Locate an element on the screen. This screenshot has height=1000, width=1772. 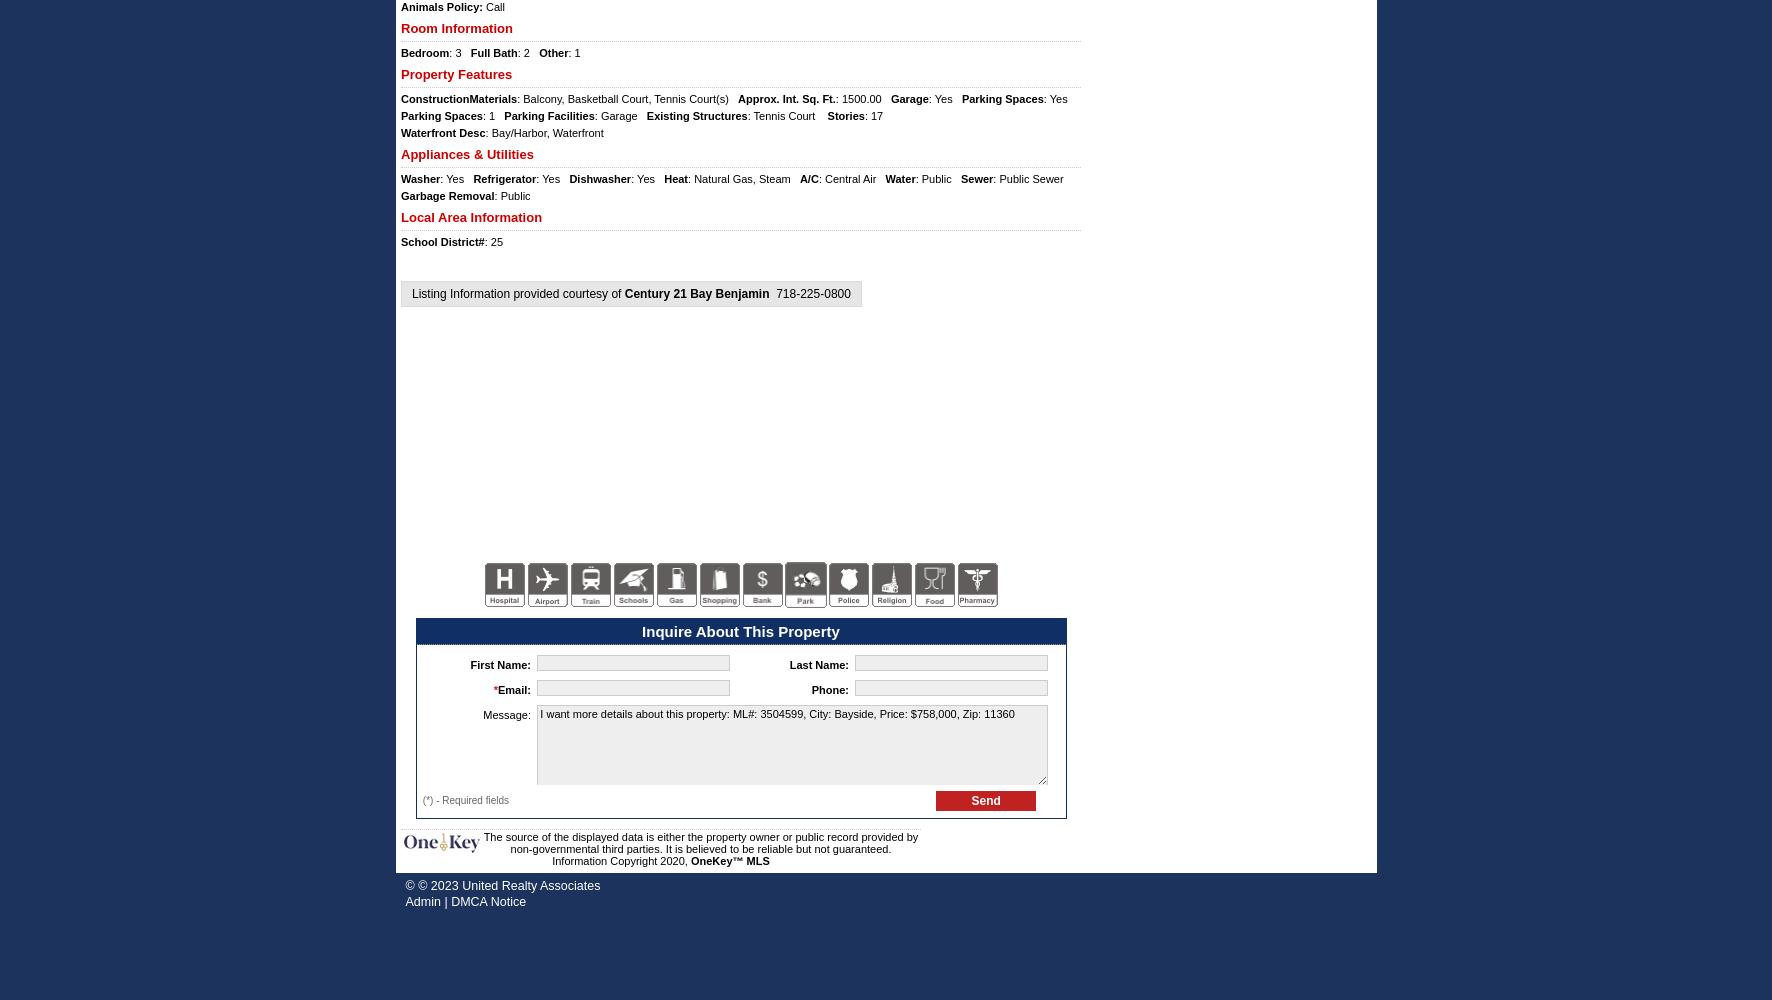
'Message:' is located at coordinates (482, 714).